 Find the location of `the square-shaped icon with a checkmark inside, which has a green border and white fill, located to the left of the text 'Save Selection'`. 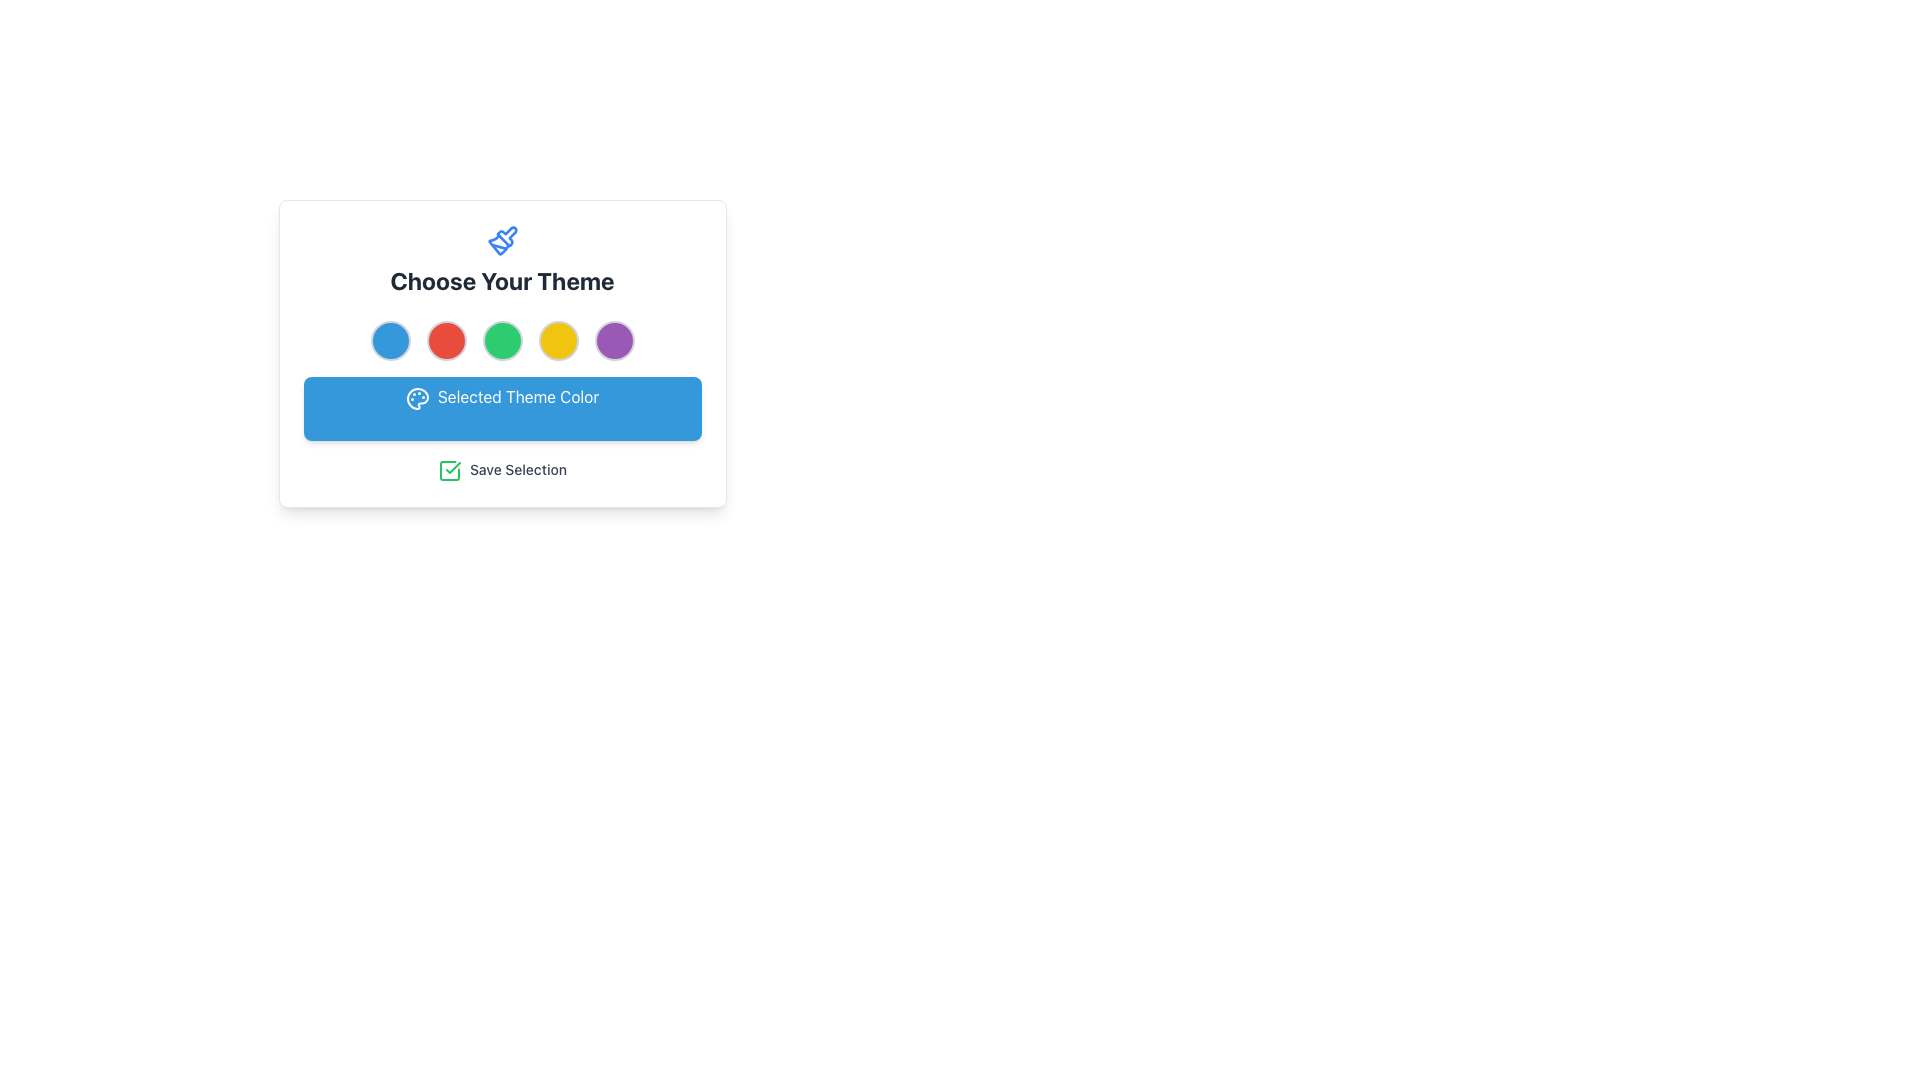

the square-shaped icon with a checkmark inside, which has a green border and white fill, located to the left of the text 'Save Selection' is located at coordinates (449, 470).